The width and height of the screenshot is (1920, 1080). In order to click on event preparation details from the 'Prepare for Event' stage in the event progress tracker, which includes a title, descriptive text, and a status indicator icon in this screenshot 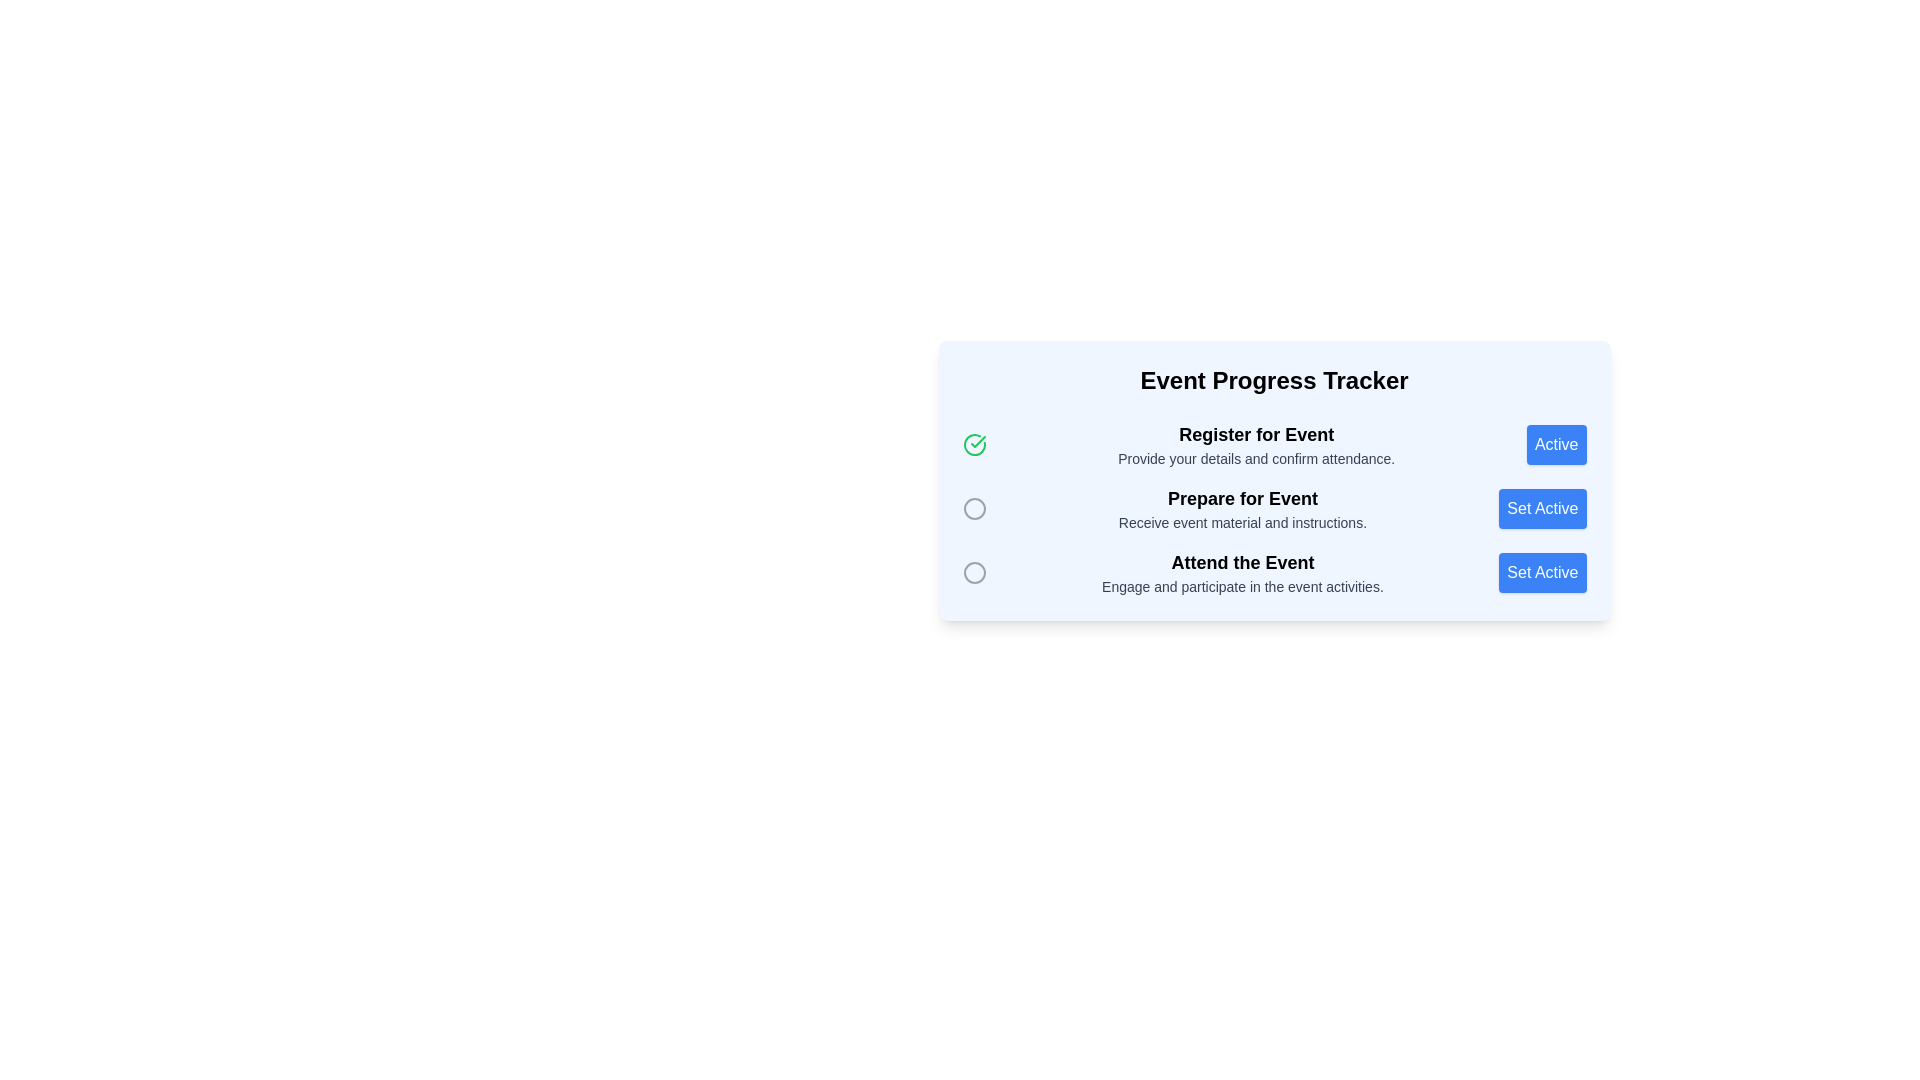, I will do `click(1273, 508)`.